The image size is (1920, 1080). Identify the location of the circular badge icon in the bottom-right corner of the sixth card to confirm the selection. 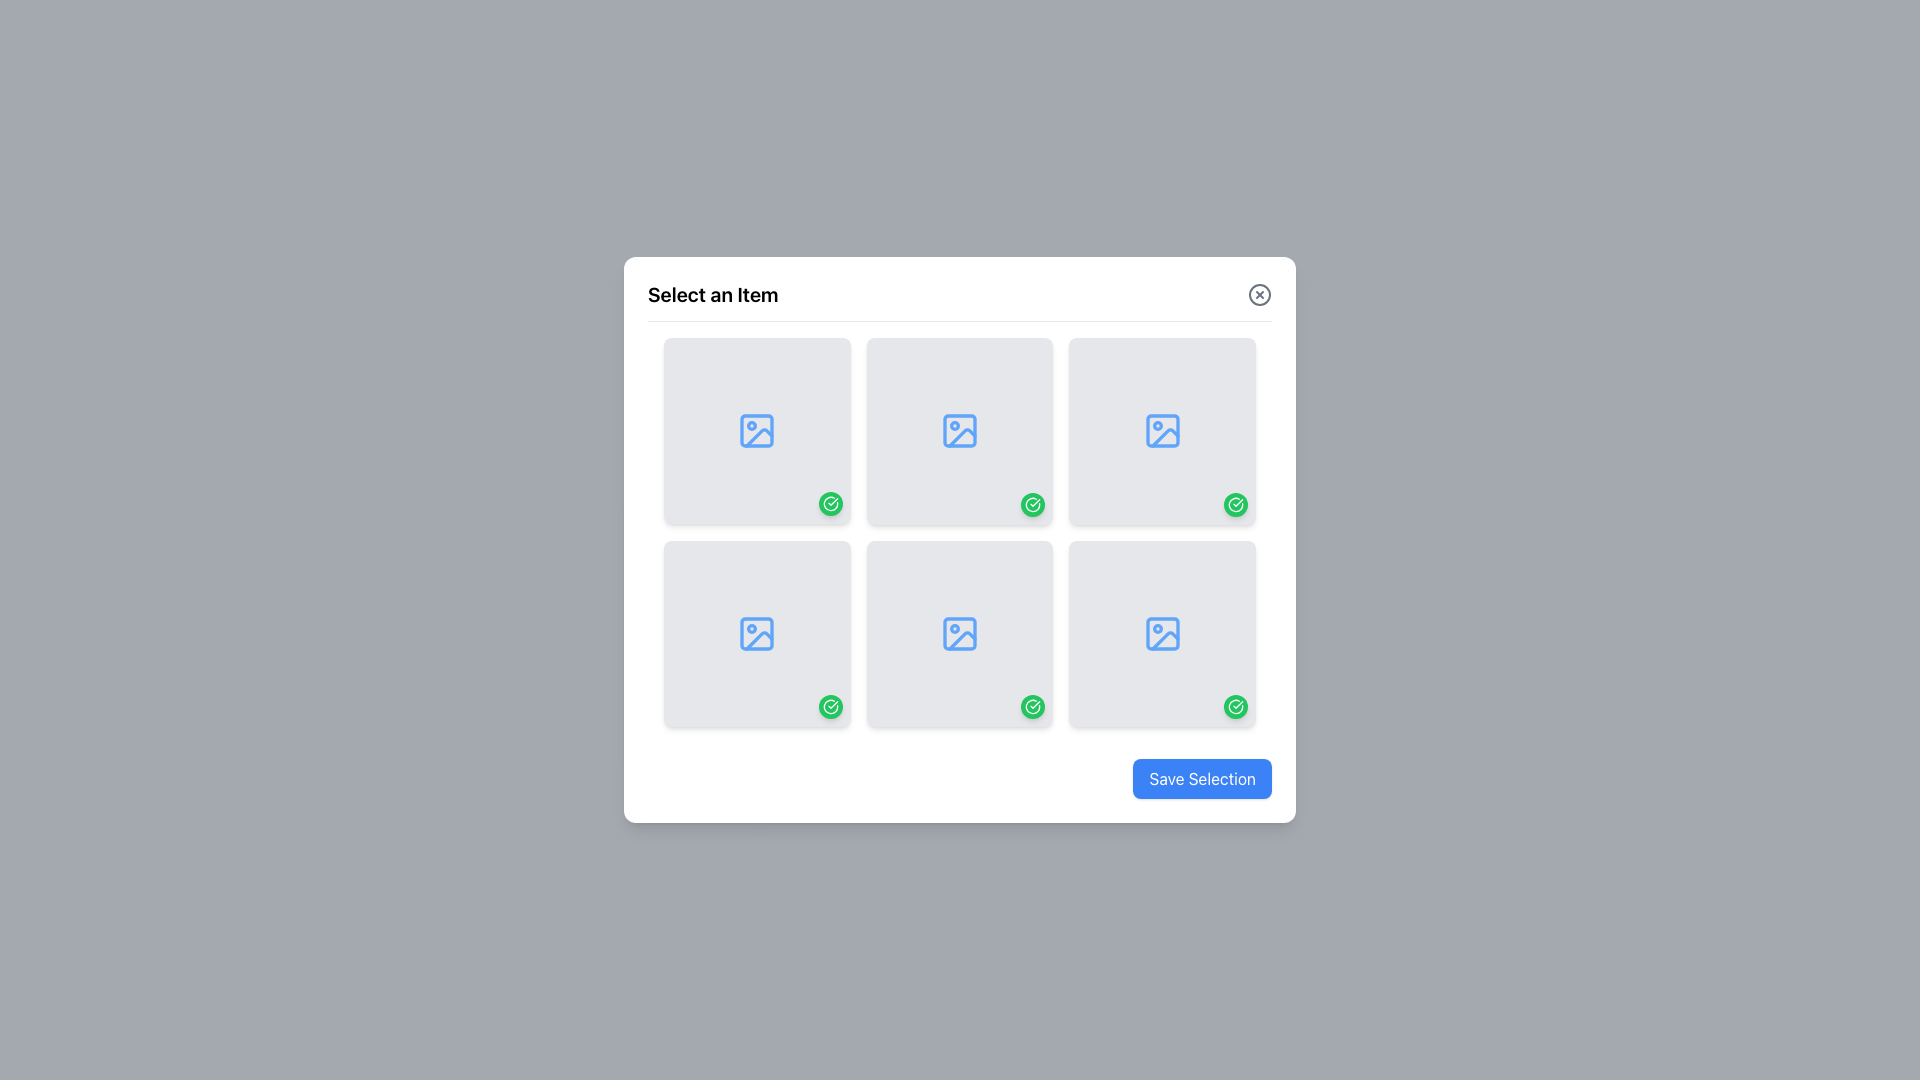
(830, 706).